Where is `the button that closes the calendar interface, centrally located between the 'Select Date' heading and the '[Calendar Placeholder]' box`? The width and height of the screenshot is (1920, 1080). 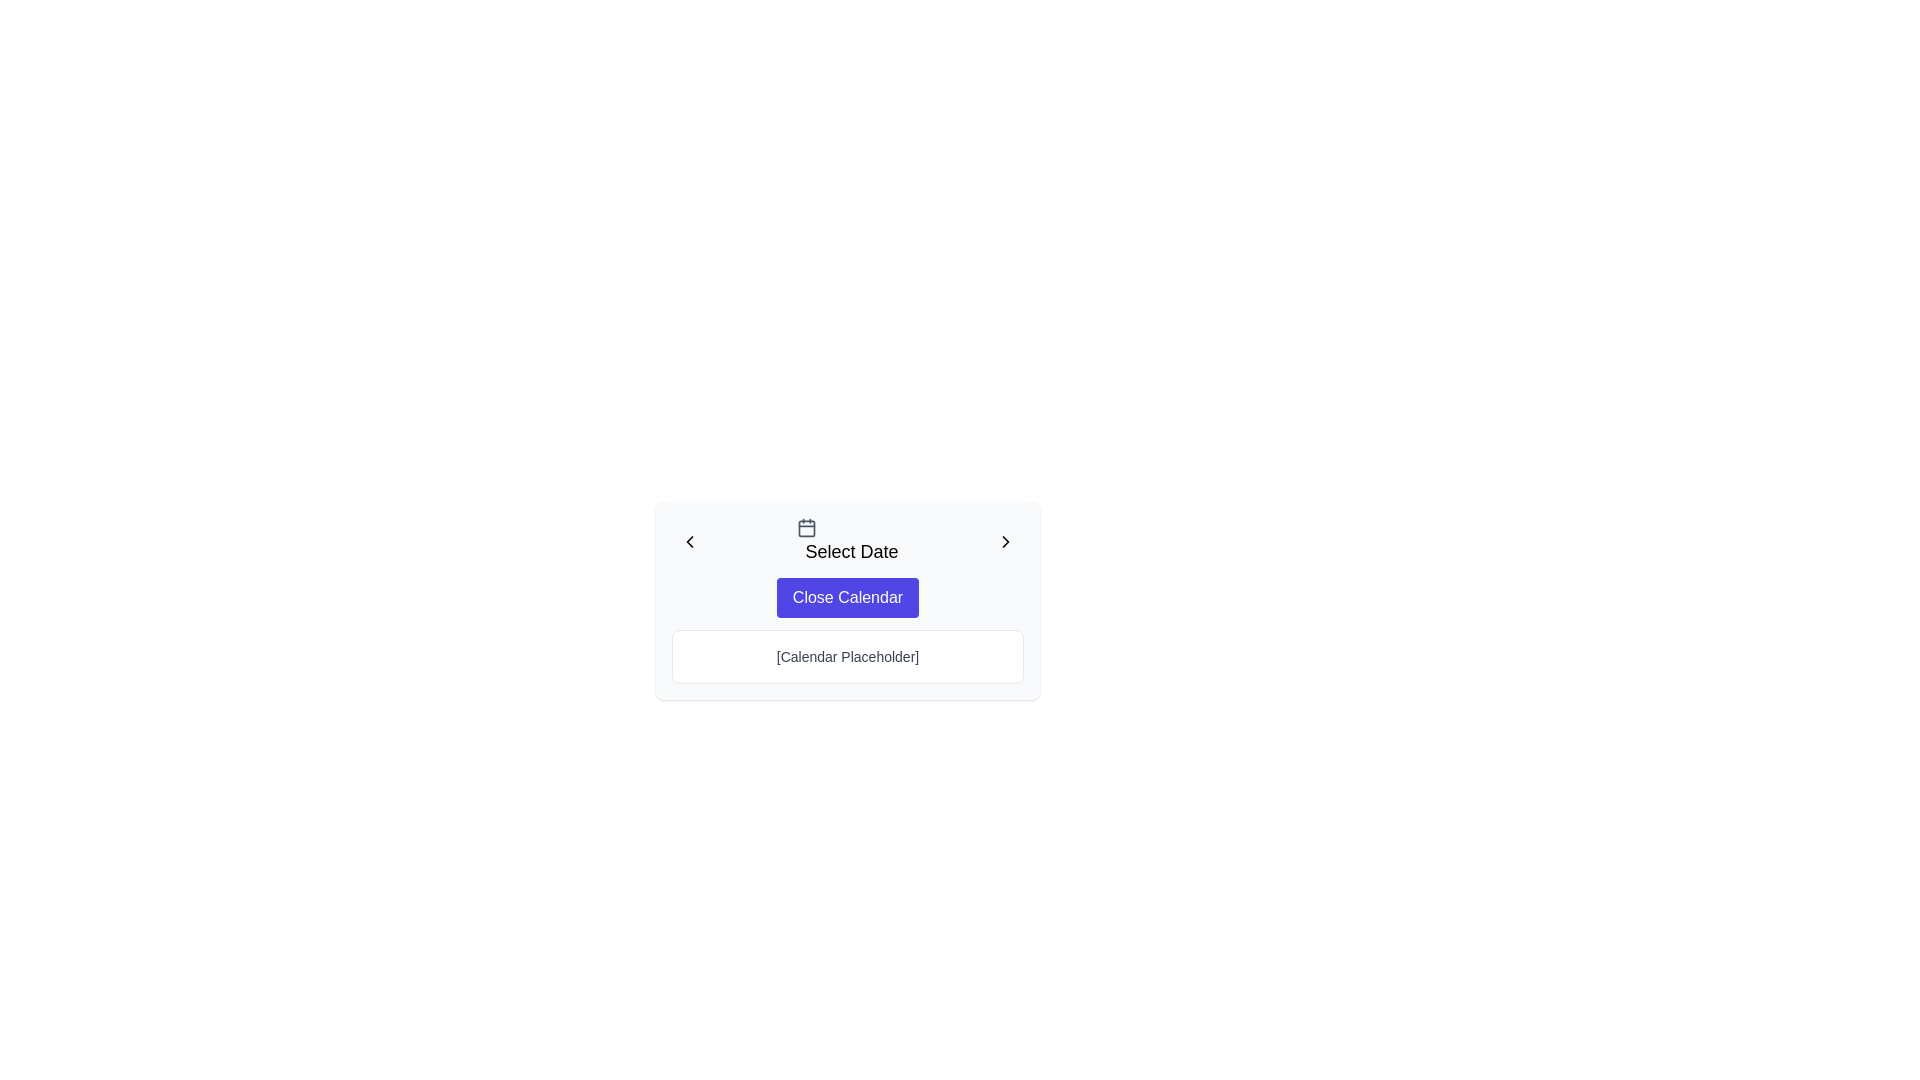
the button that closes the calendar interface, centrally located between the 'Select Date' heading and the '[Calendar Placeholder]' box is located at coordinates (848, 600).